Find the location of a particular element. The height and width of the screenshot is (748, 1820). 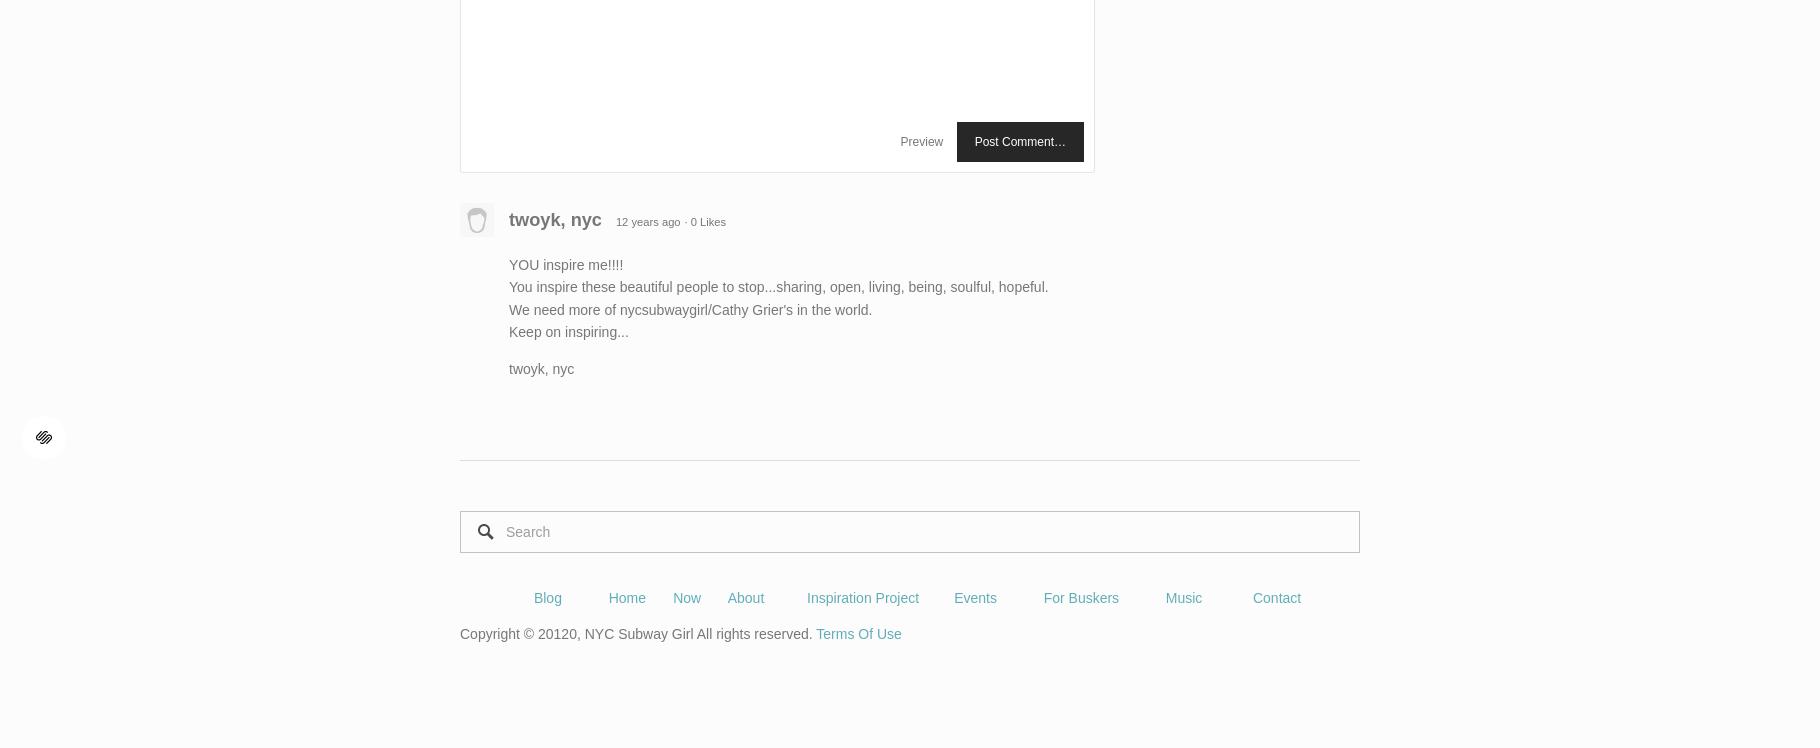

'Inspiration Project' is located at coordinates (863, 598).